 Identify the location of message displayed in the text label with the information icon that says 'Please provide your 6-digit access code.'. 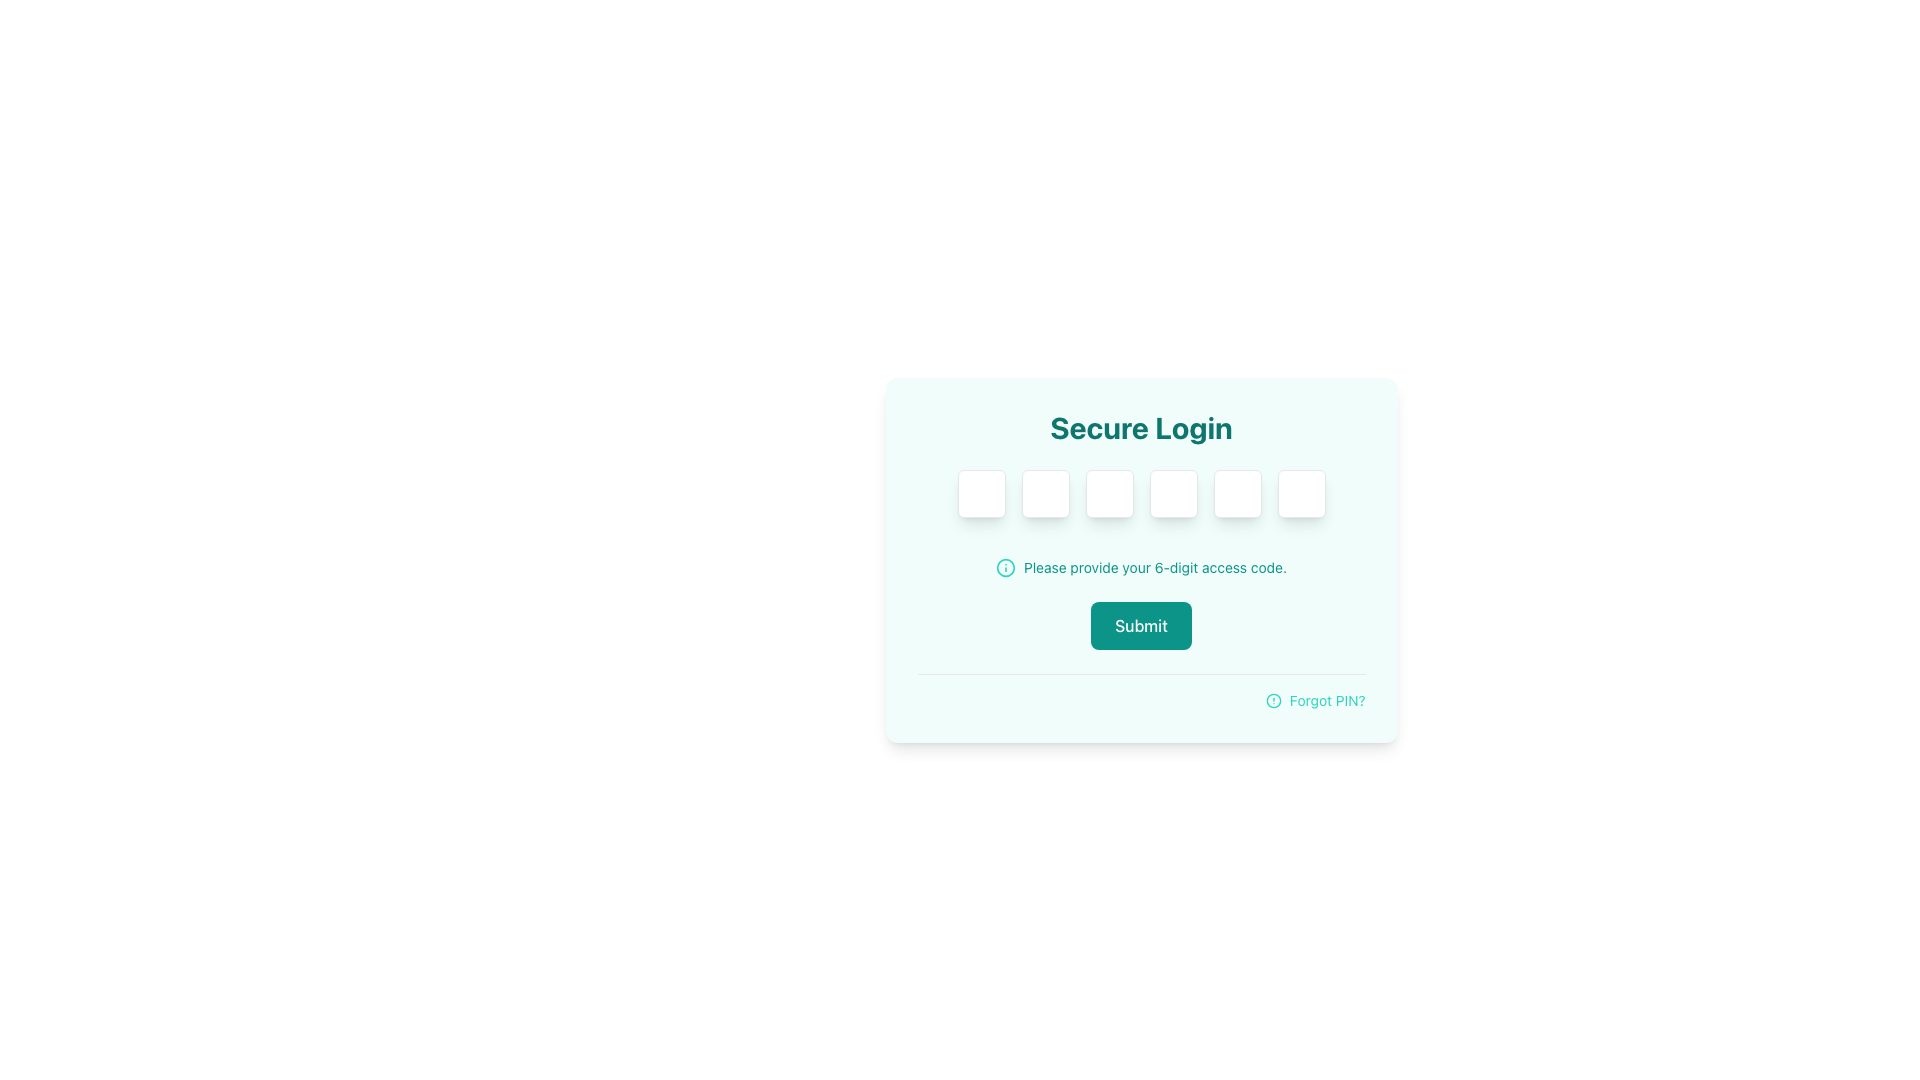
(1141, 567).